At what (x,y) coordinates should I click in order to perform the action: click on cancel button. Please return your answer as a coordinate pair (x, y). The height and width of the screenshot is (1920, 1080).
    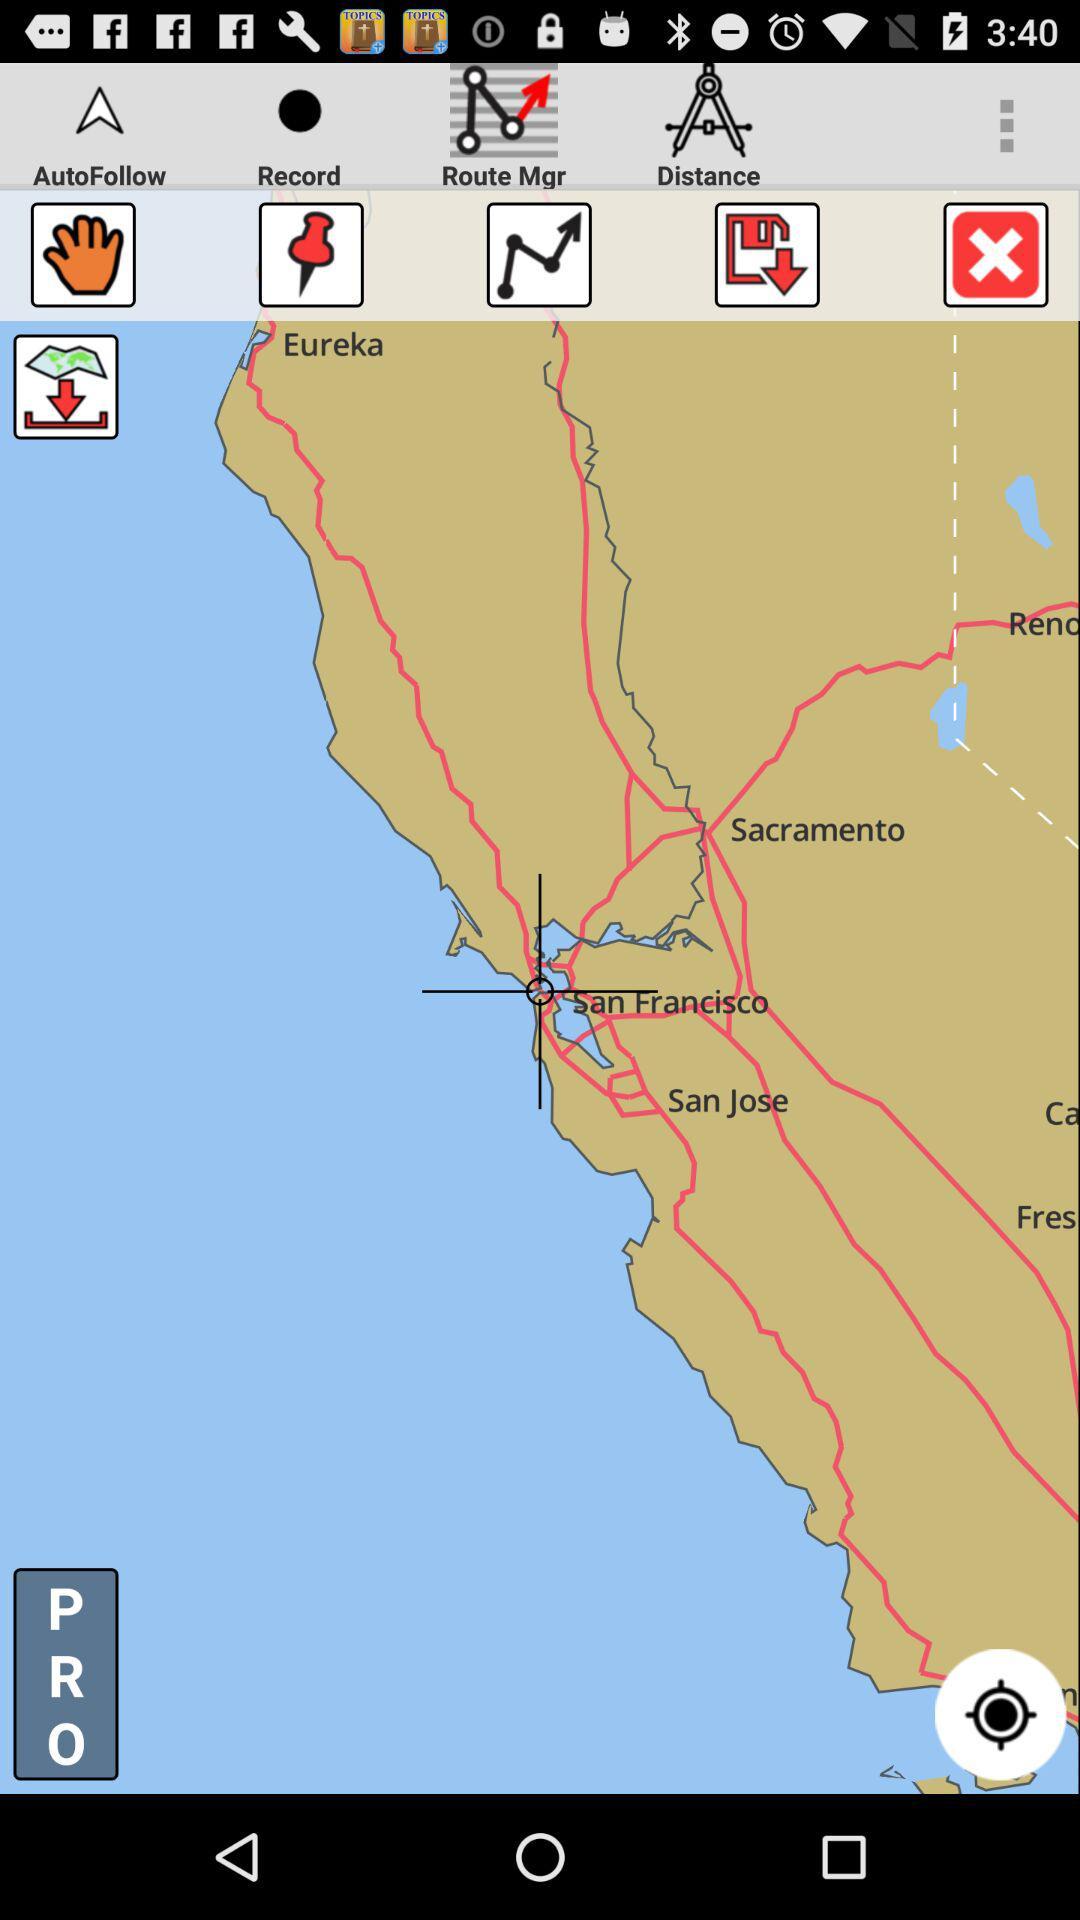
    Looking at the image, I should click on (995, 253).